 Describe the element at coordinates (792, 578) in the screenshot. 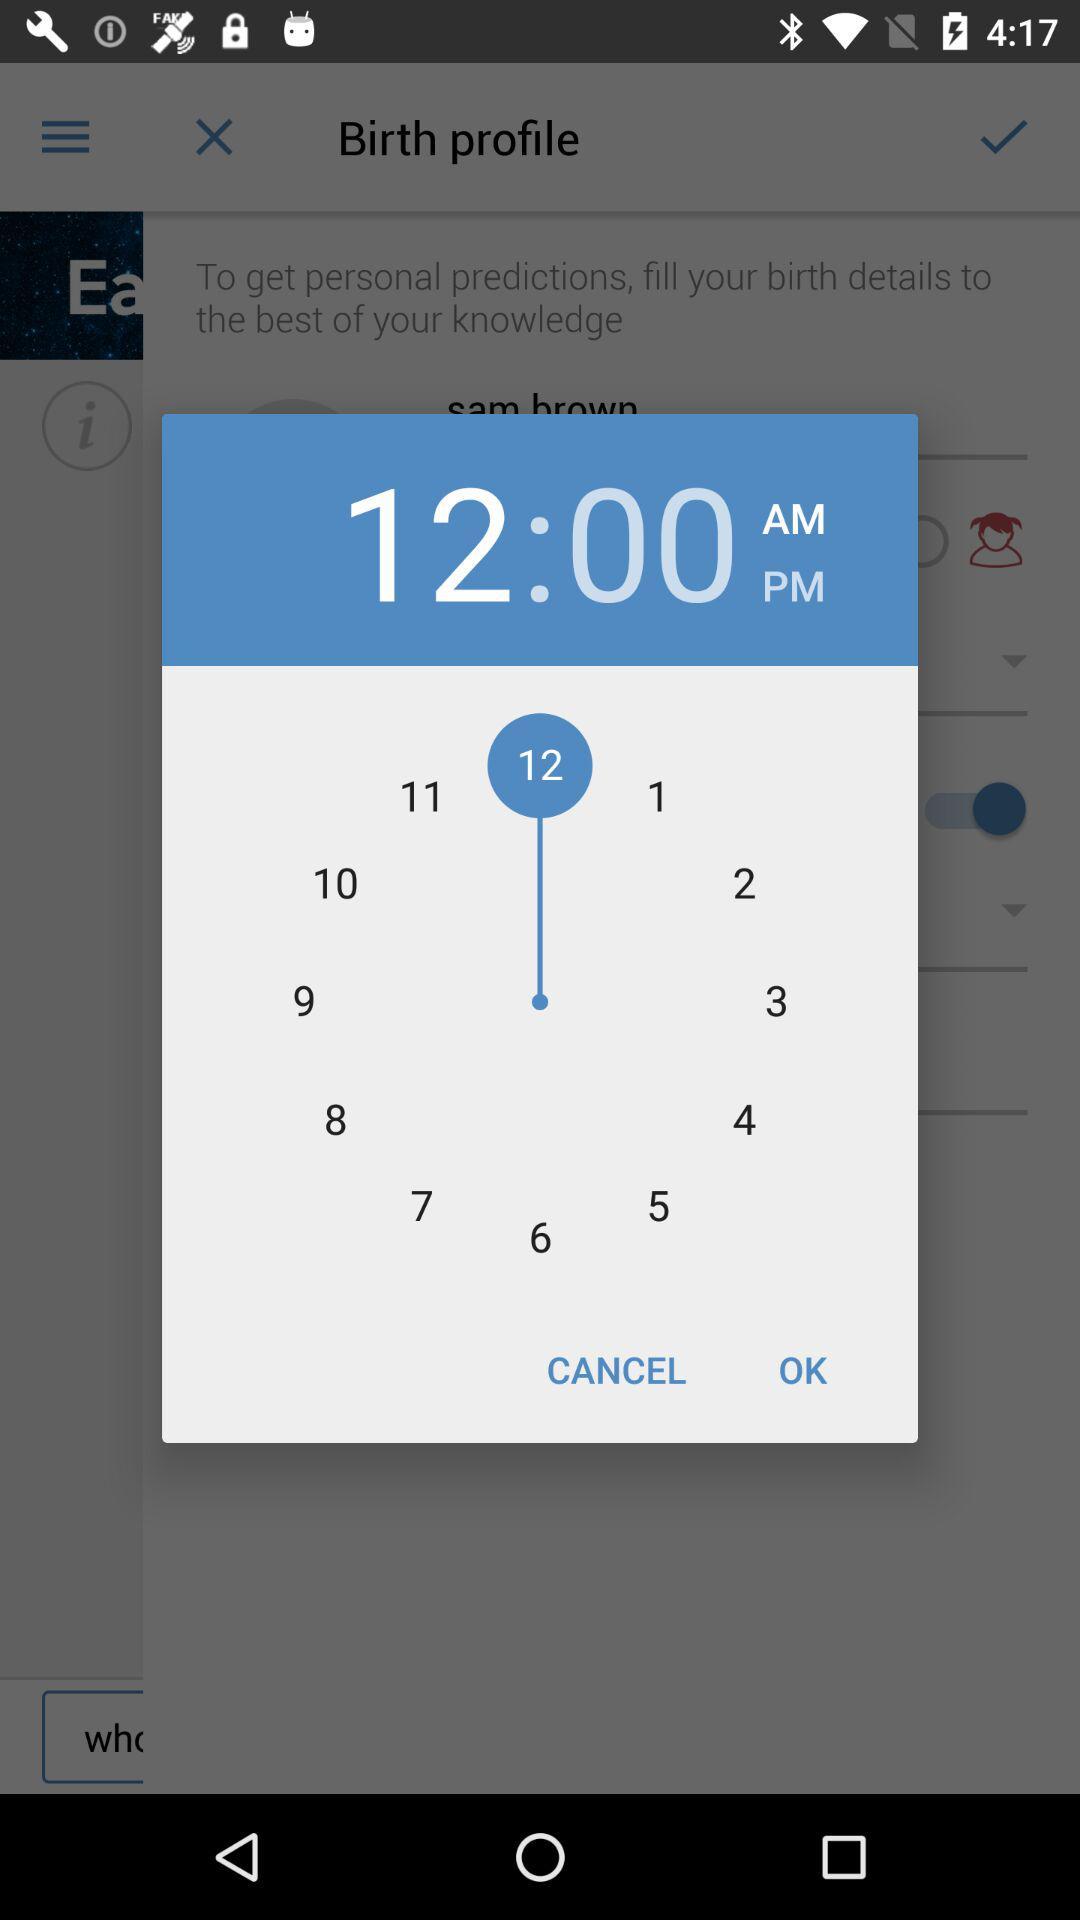

I see `pm` at that location.